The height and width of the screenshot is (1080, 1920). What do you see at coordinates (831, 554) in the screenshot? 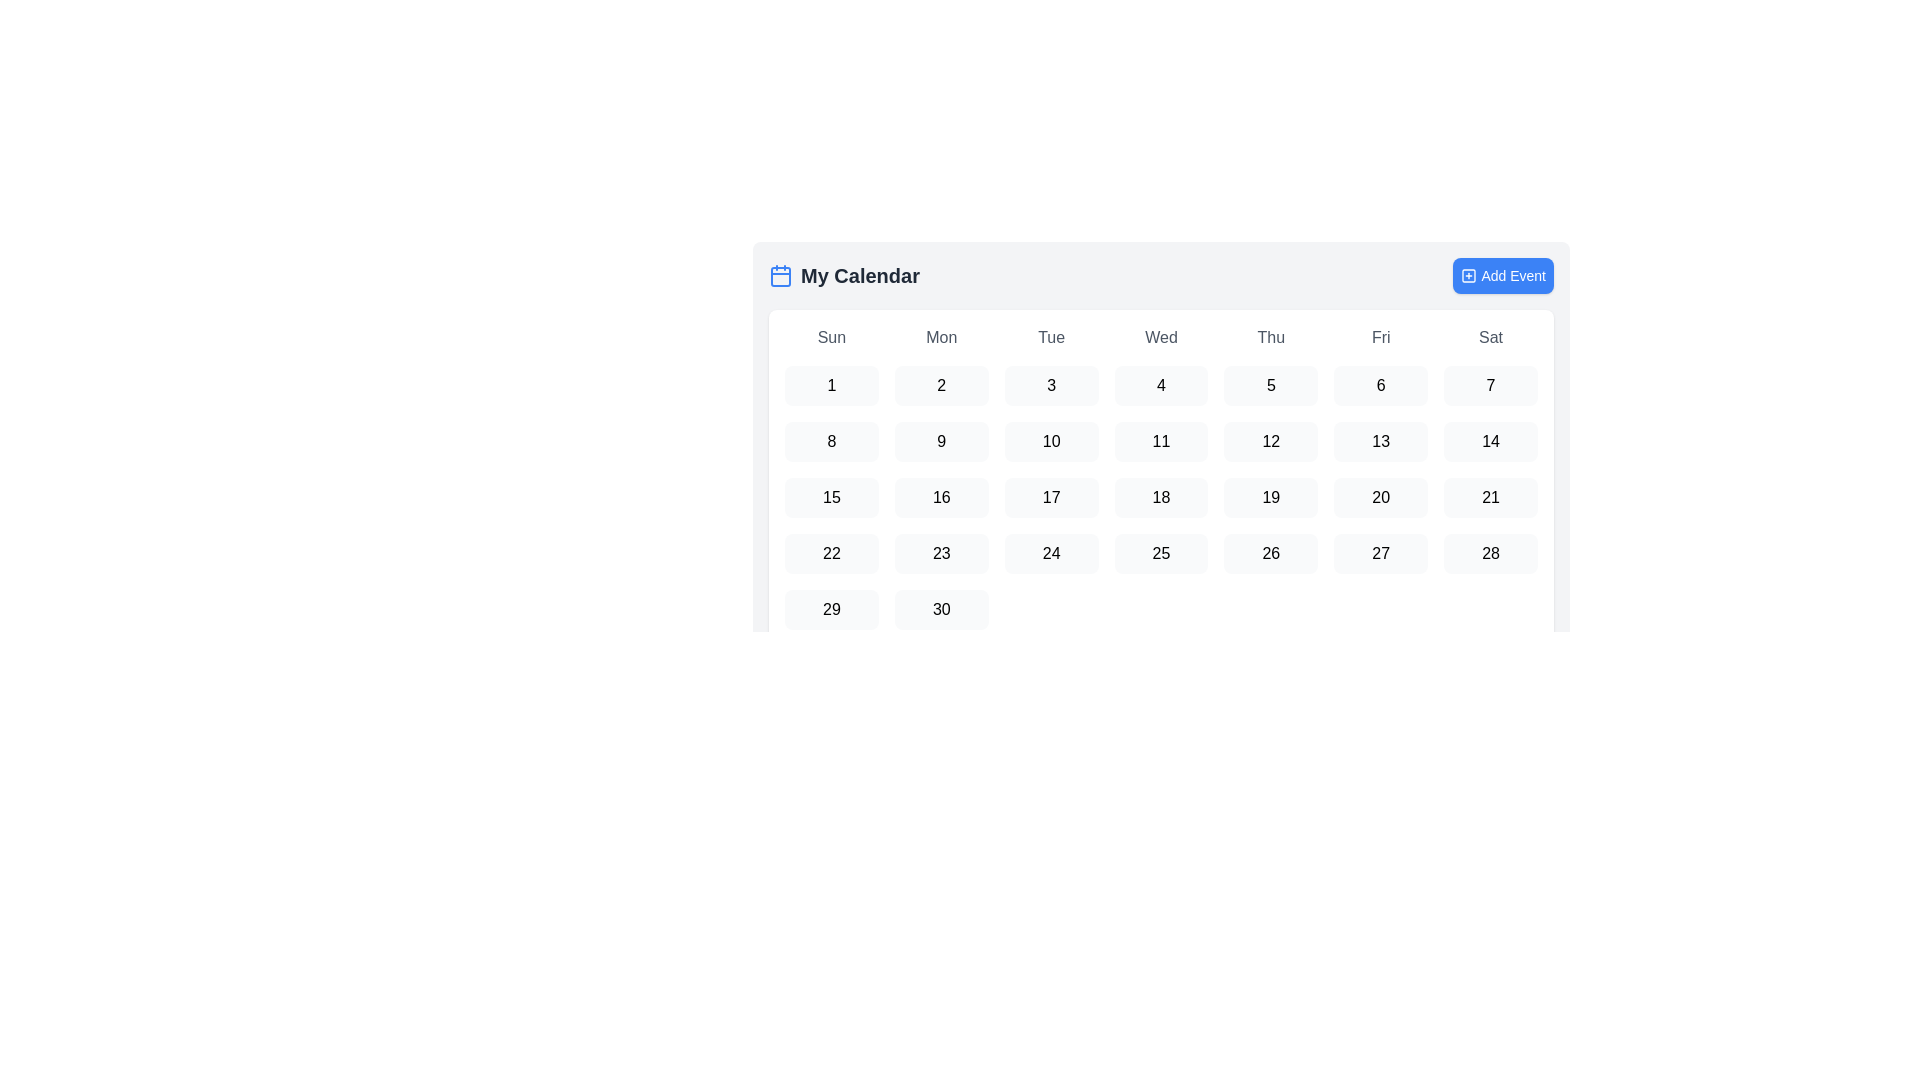
I see `the calendar date cell representing the 22nd day, located in the last row, first column of the calendar grid` at bounding box center [831, 554].